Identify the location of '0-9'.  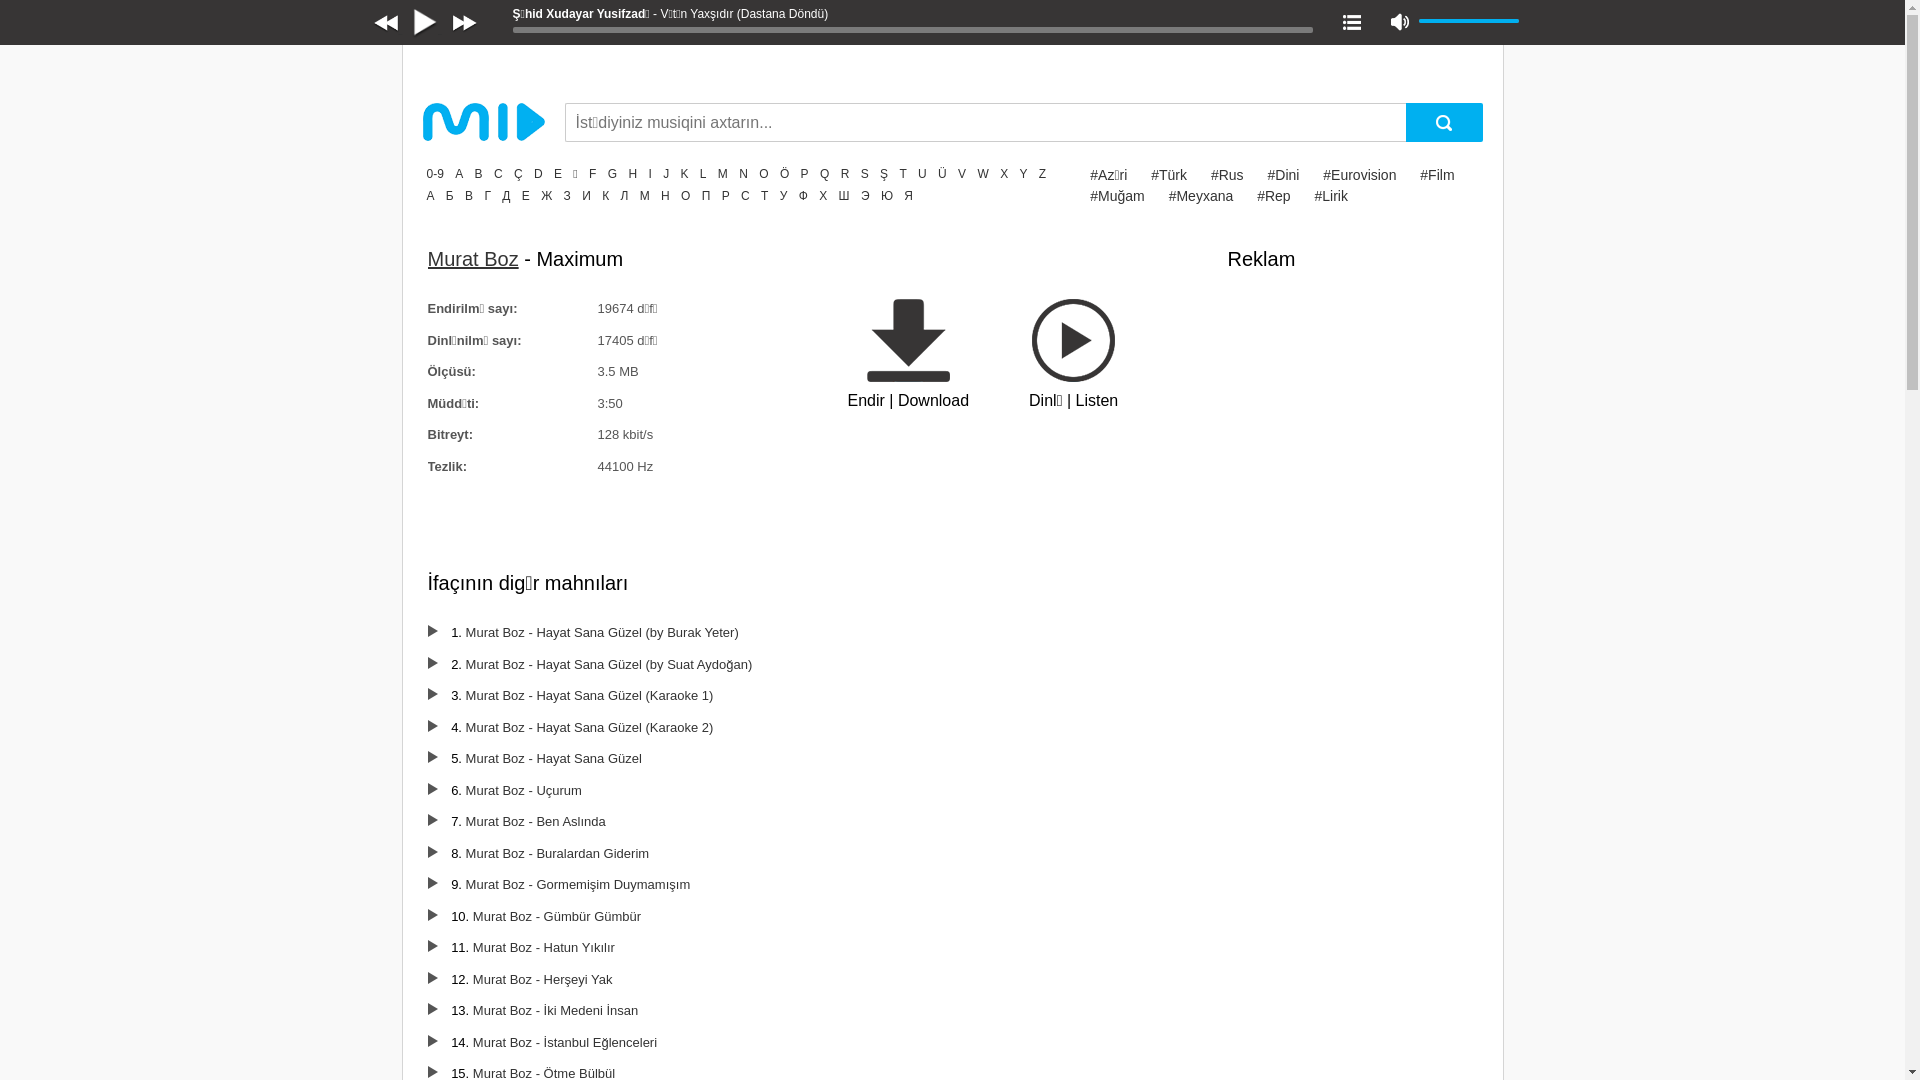
(433, 172).